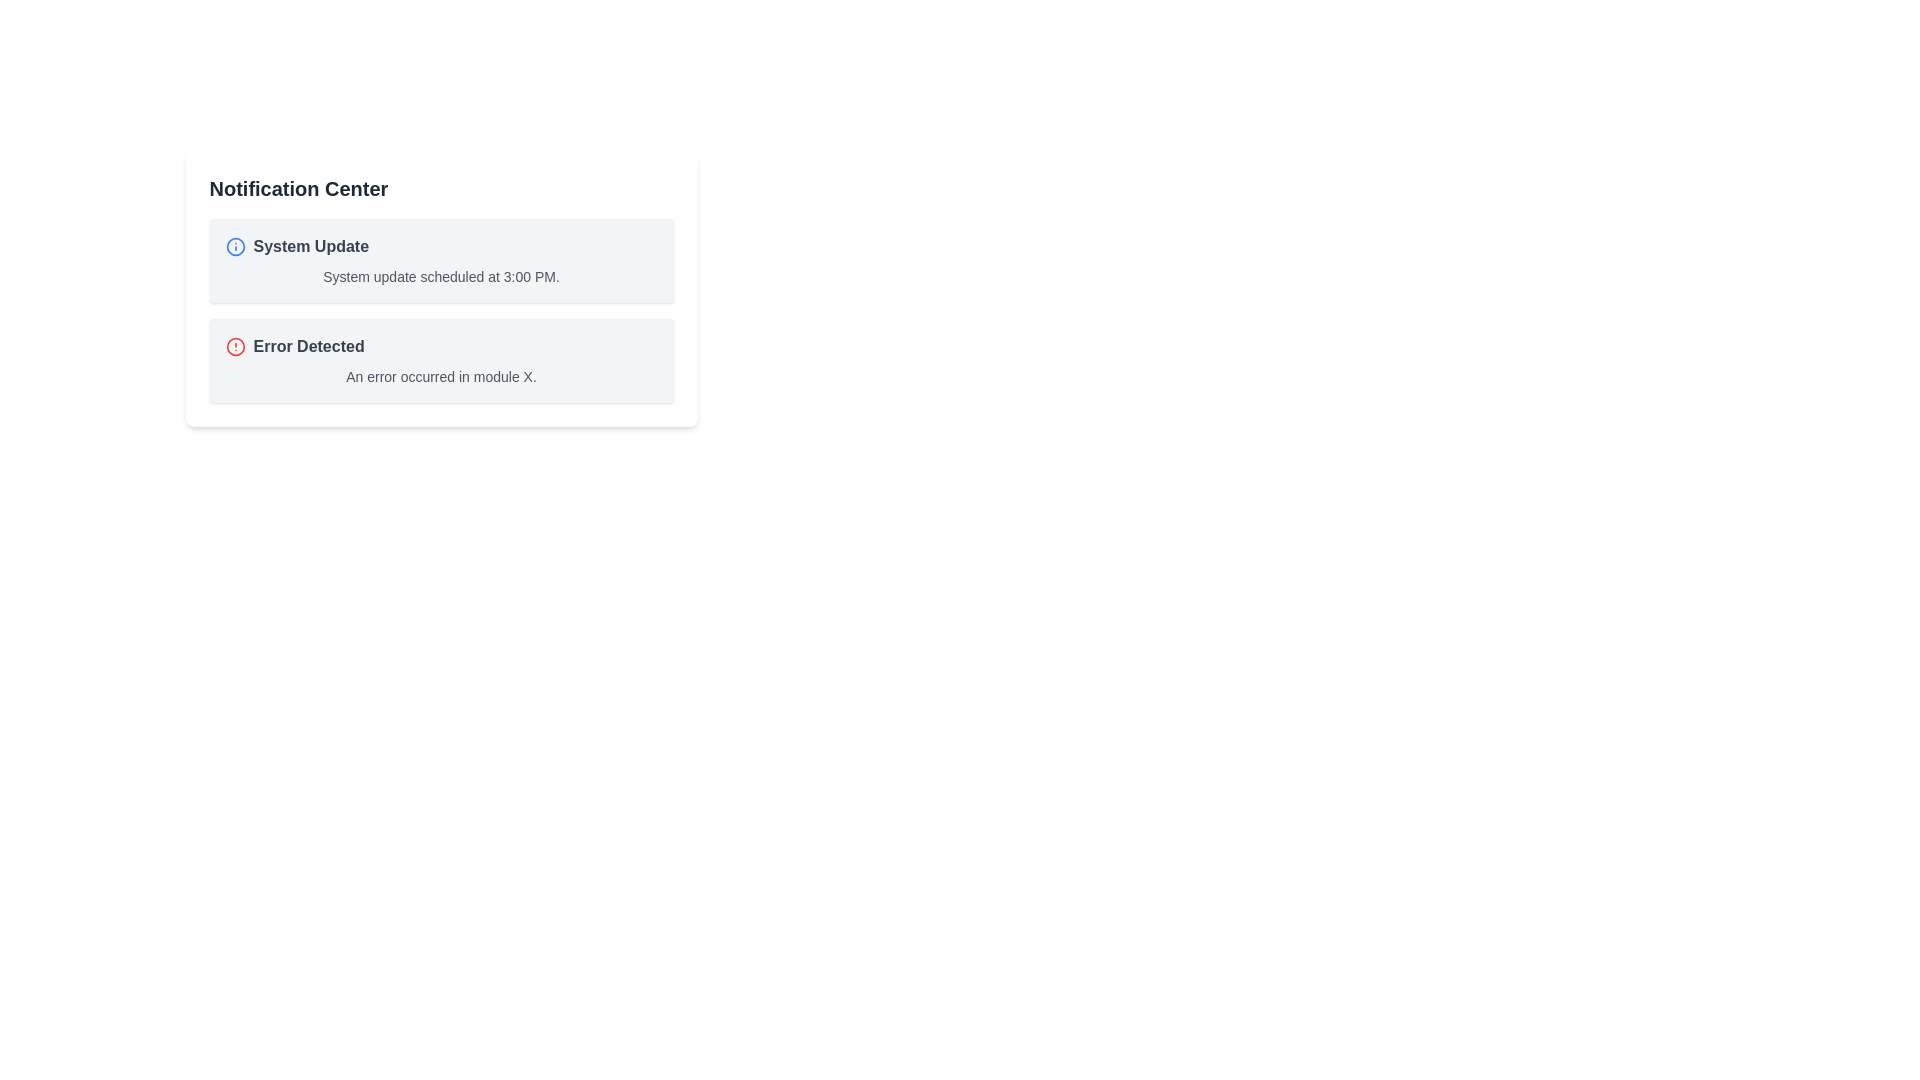 Image resolution: width=1920 pixels, height=1080 pixels. What do you see at coordinates (235, 245) in the screenshot?
I see `the circular blue icon with a bold outline that has a central dot and a vertical line beneath it, located to the left of the text 'System Update'` at bounding box center [235, 245].